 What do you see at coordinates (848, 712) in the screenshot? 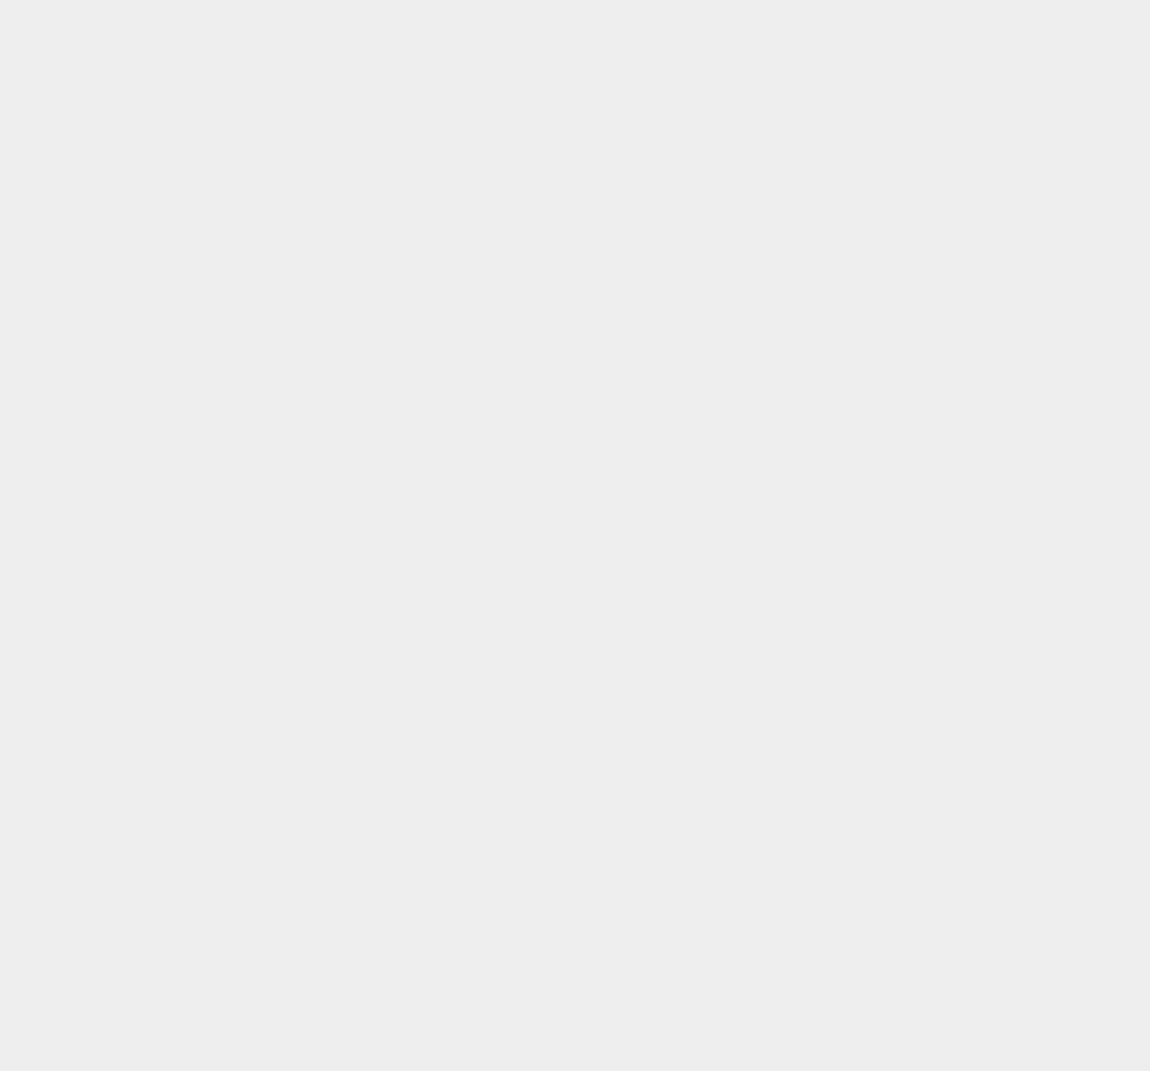
I see `'HealthVault'` at bounding box center [848, 712].